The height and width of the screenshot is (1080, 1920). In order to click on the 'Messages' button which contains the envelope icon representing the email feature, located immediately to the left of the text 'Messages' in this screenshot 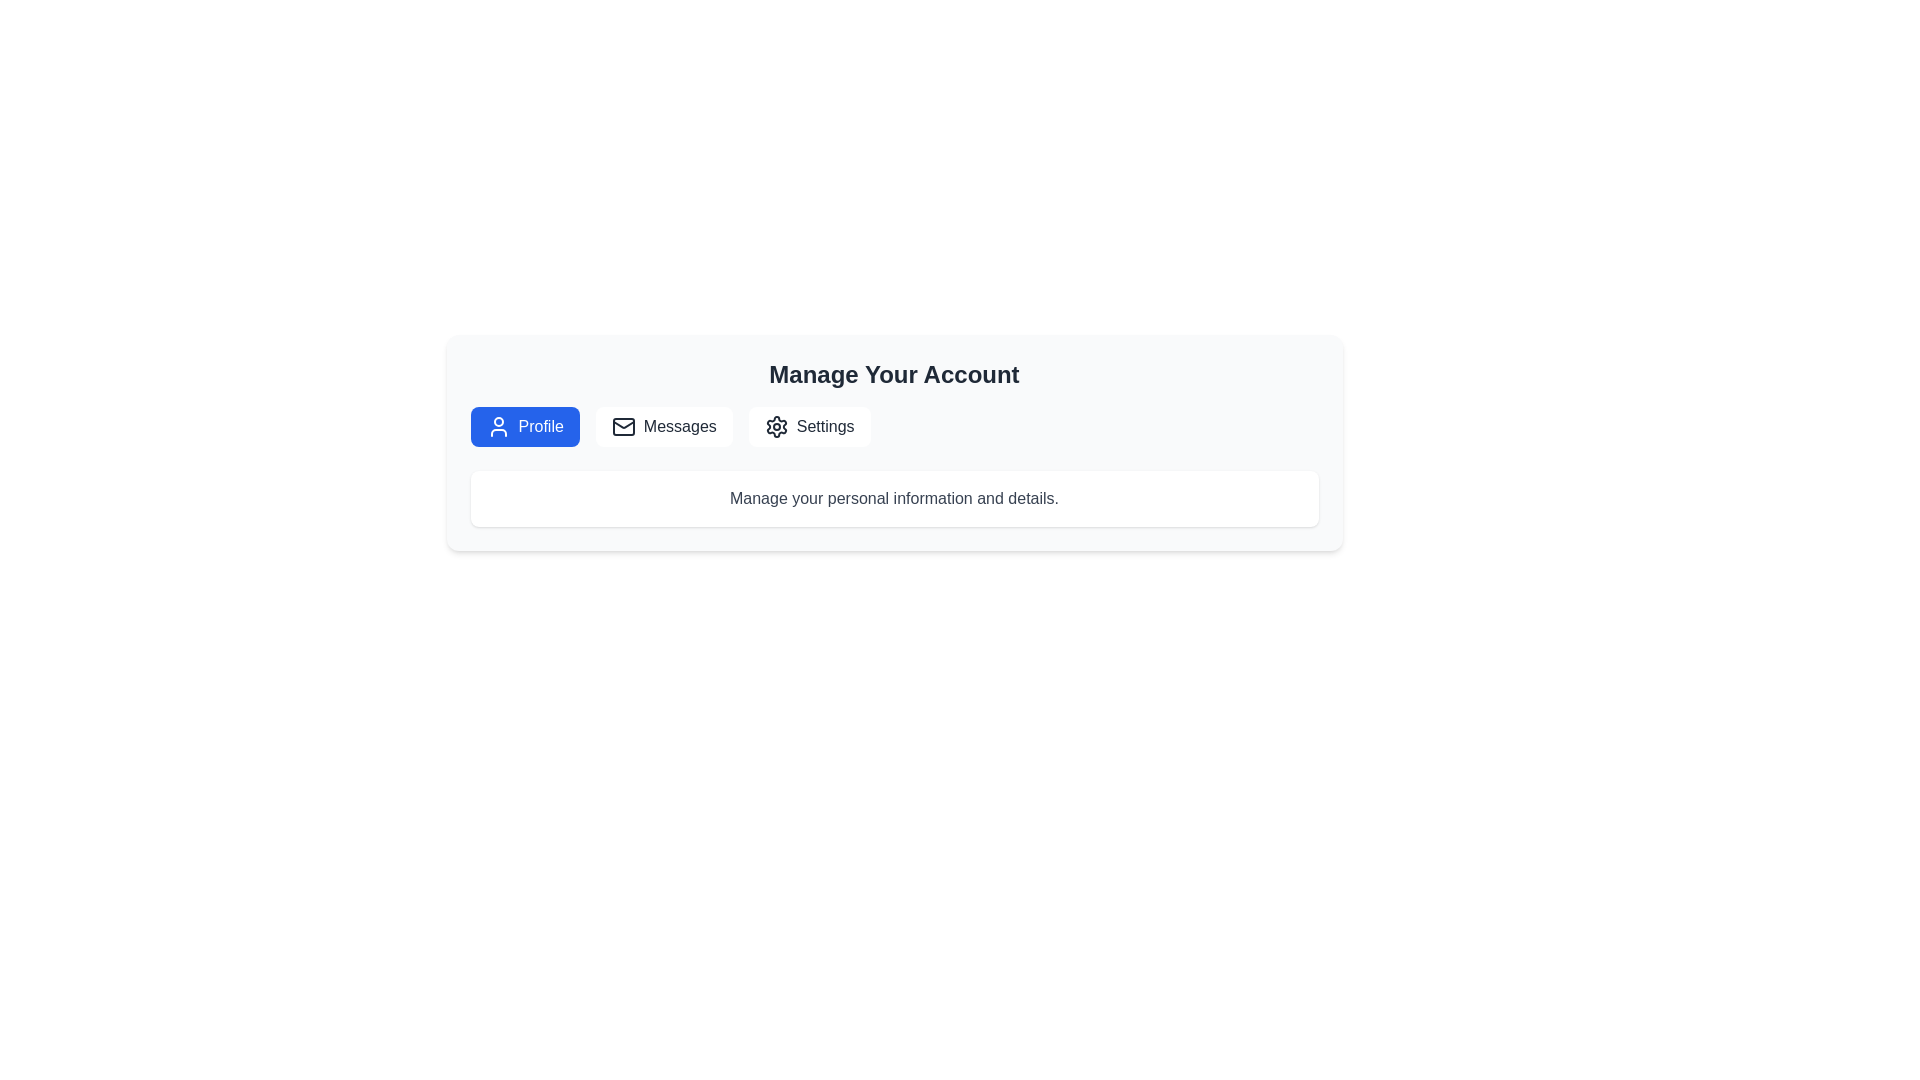, I will do `click(622, 426)`.